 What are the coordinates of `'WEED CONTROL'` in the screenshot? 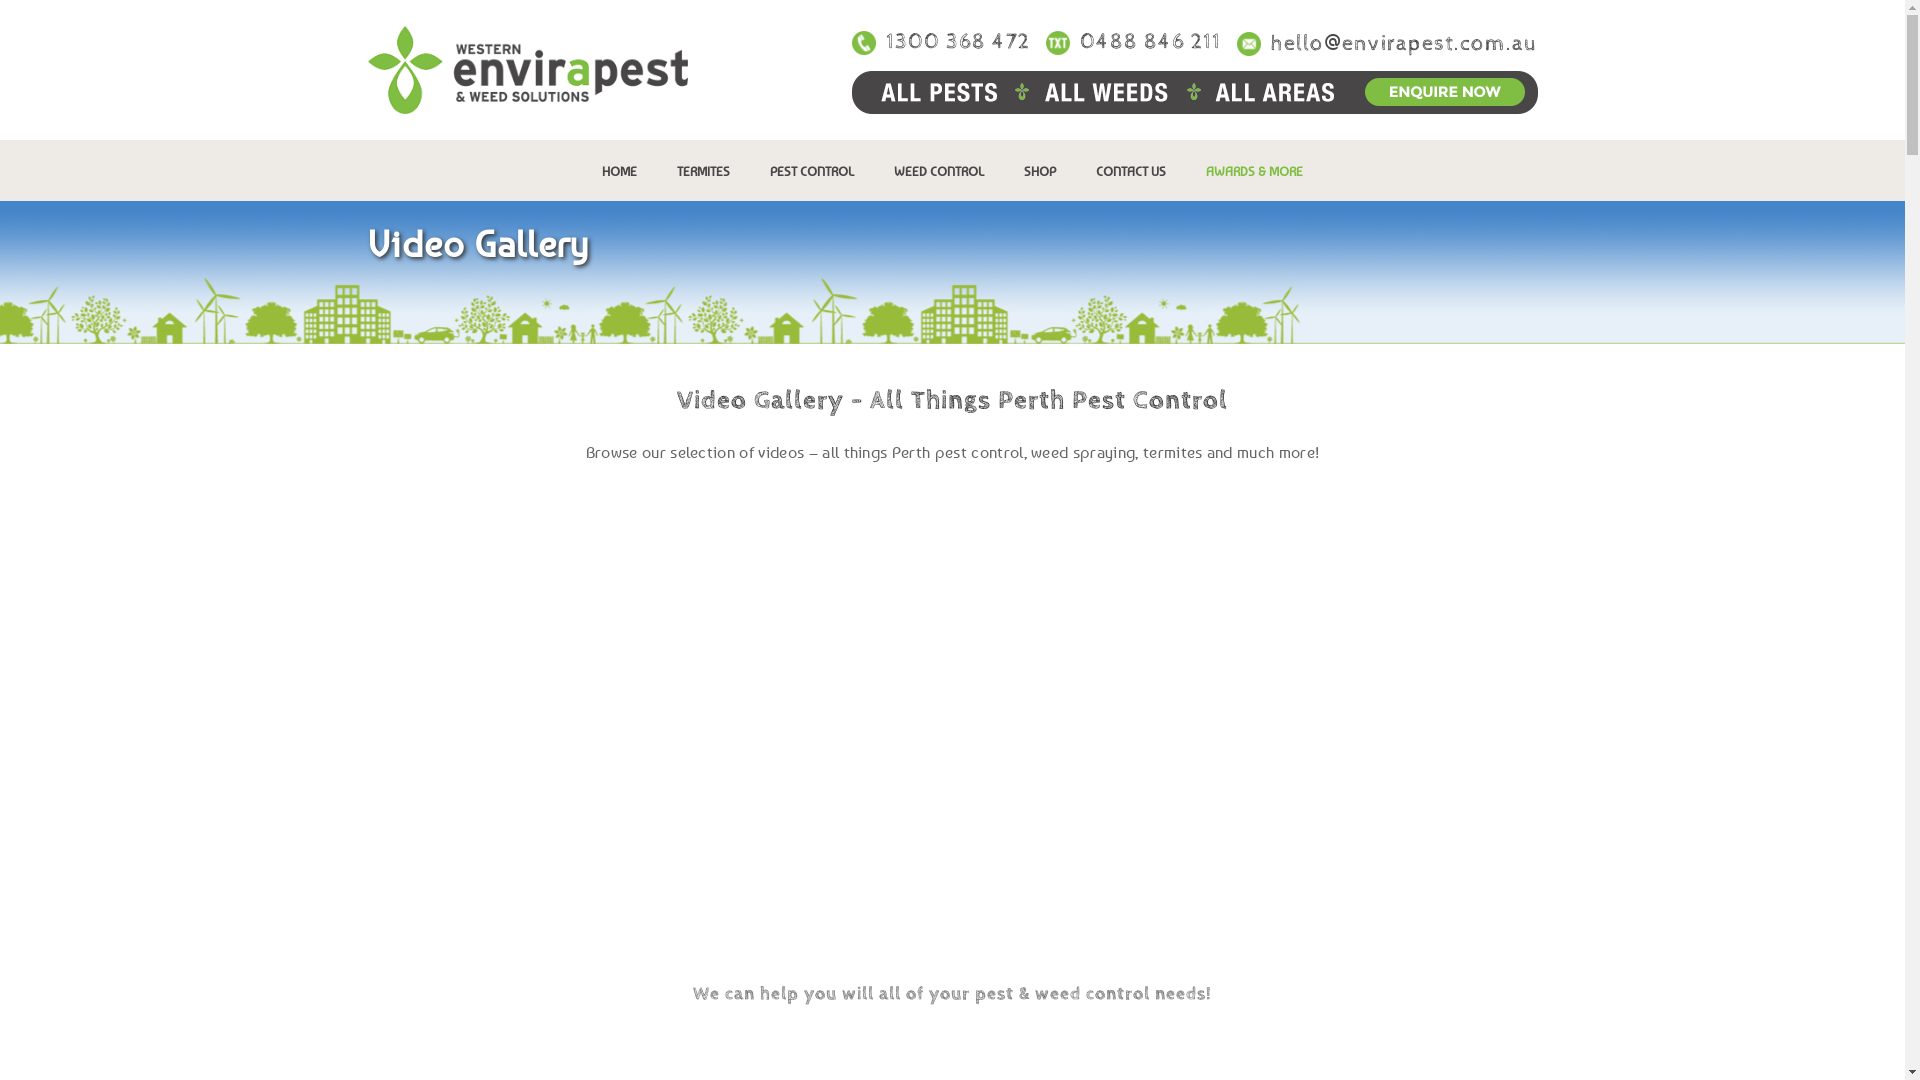 It's located at (938, 169).